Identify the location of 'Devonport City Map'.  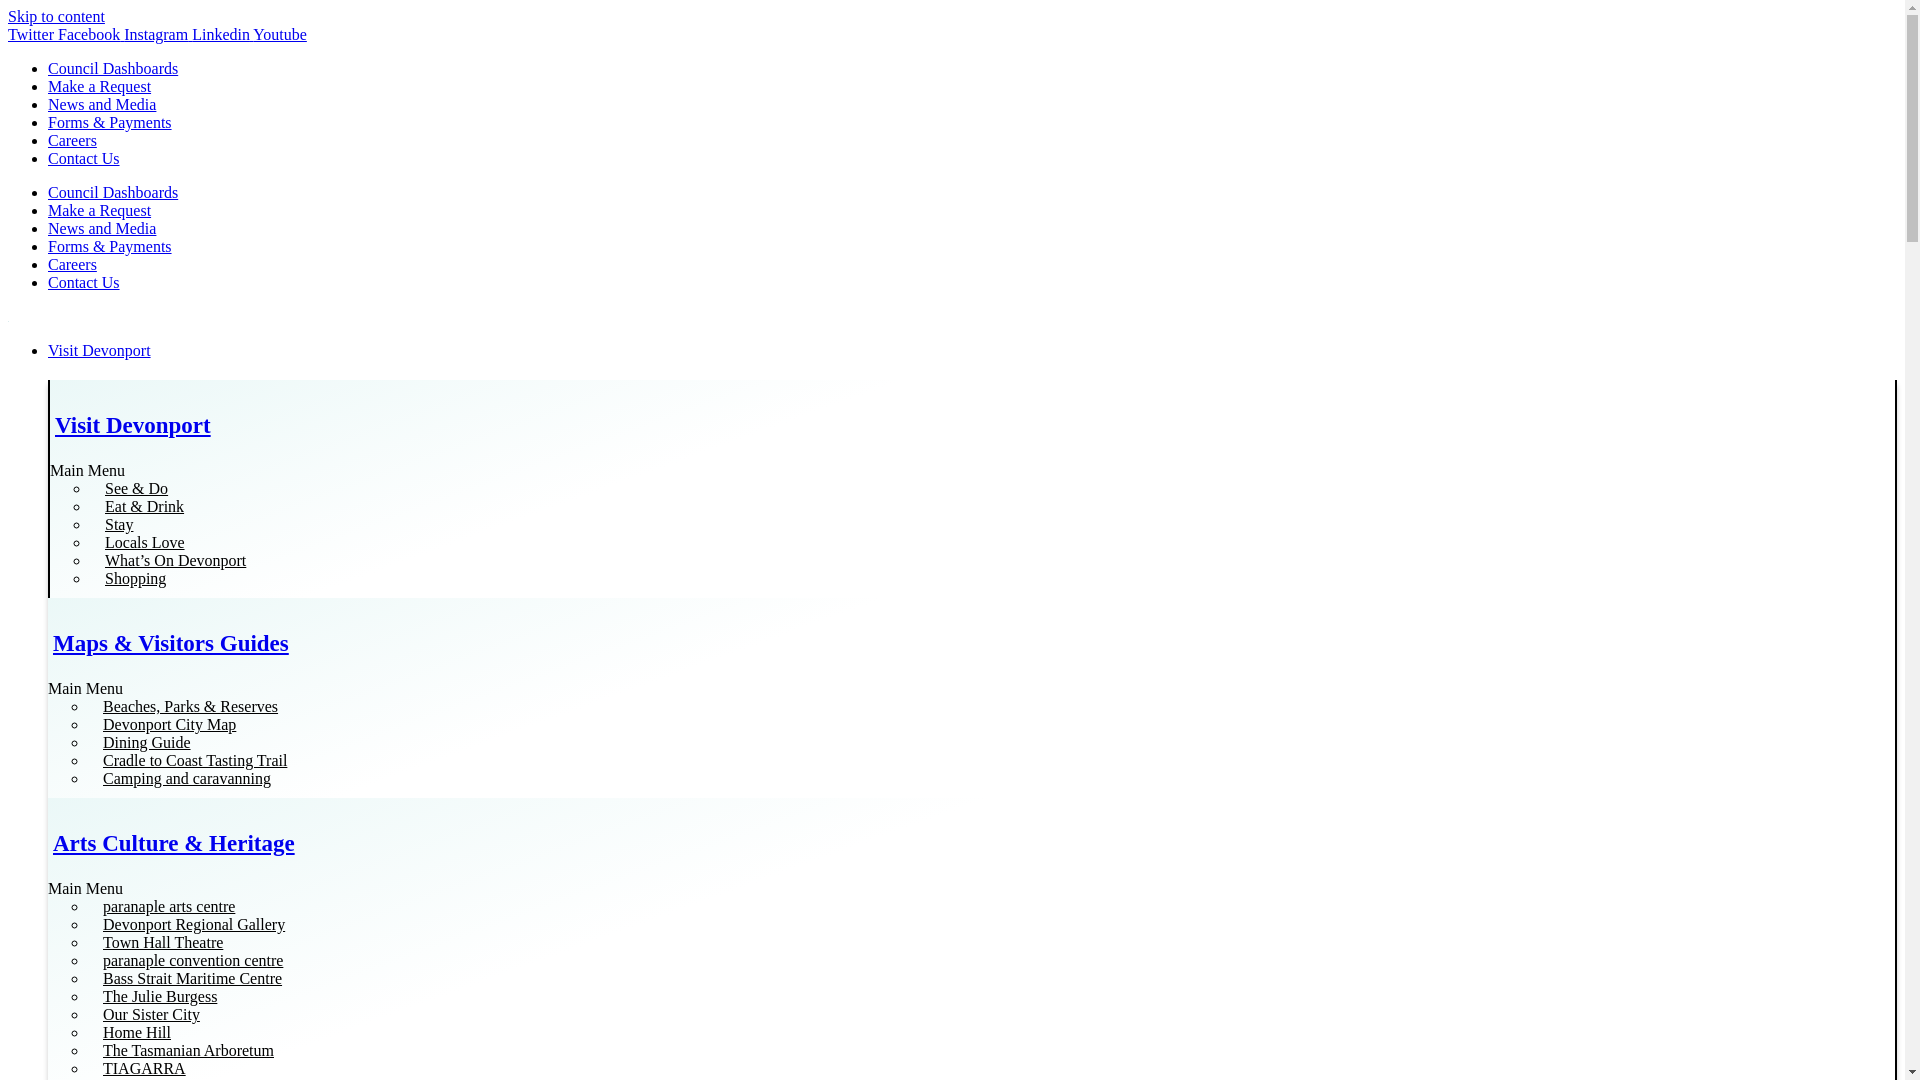
(169, 724).